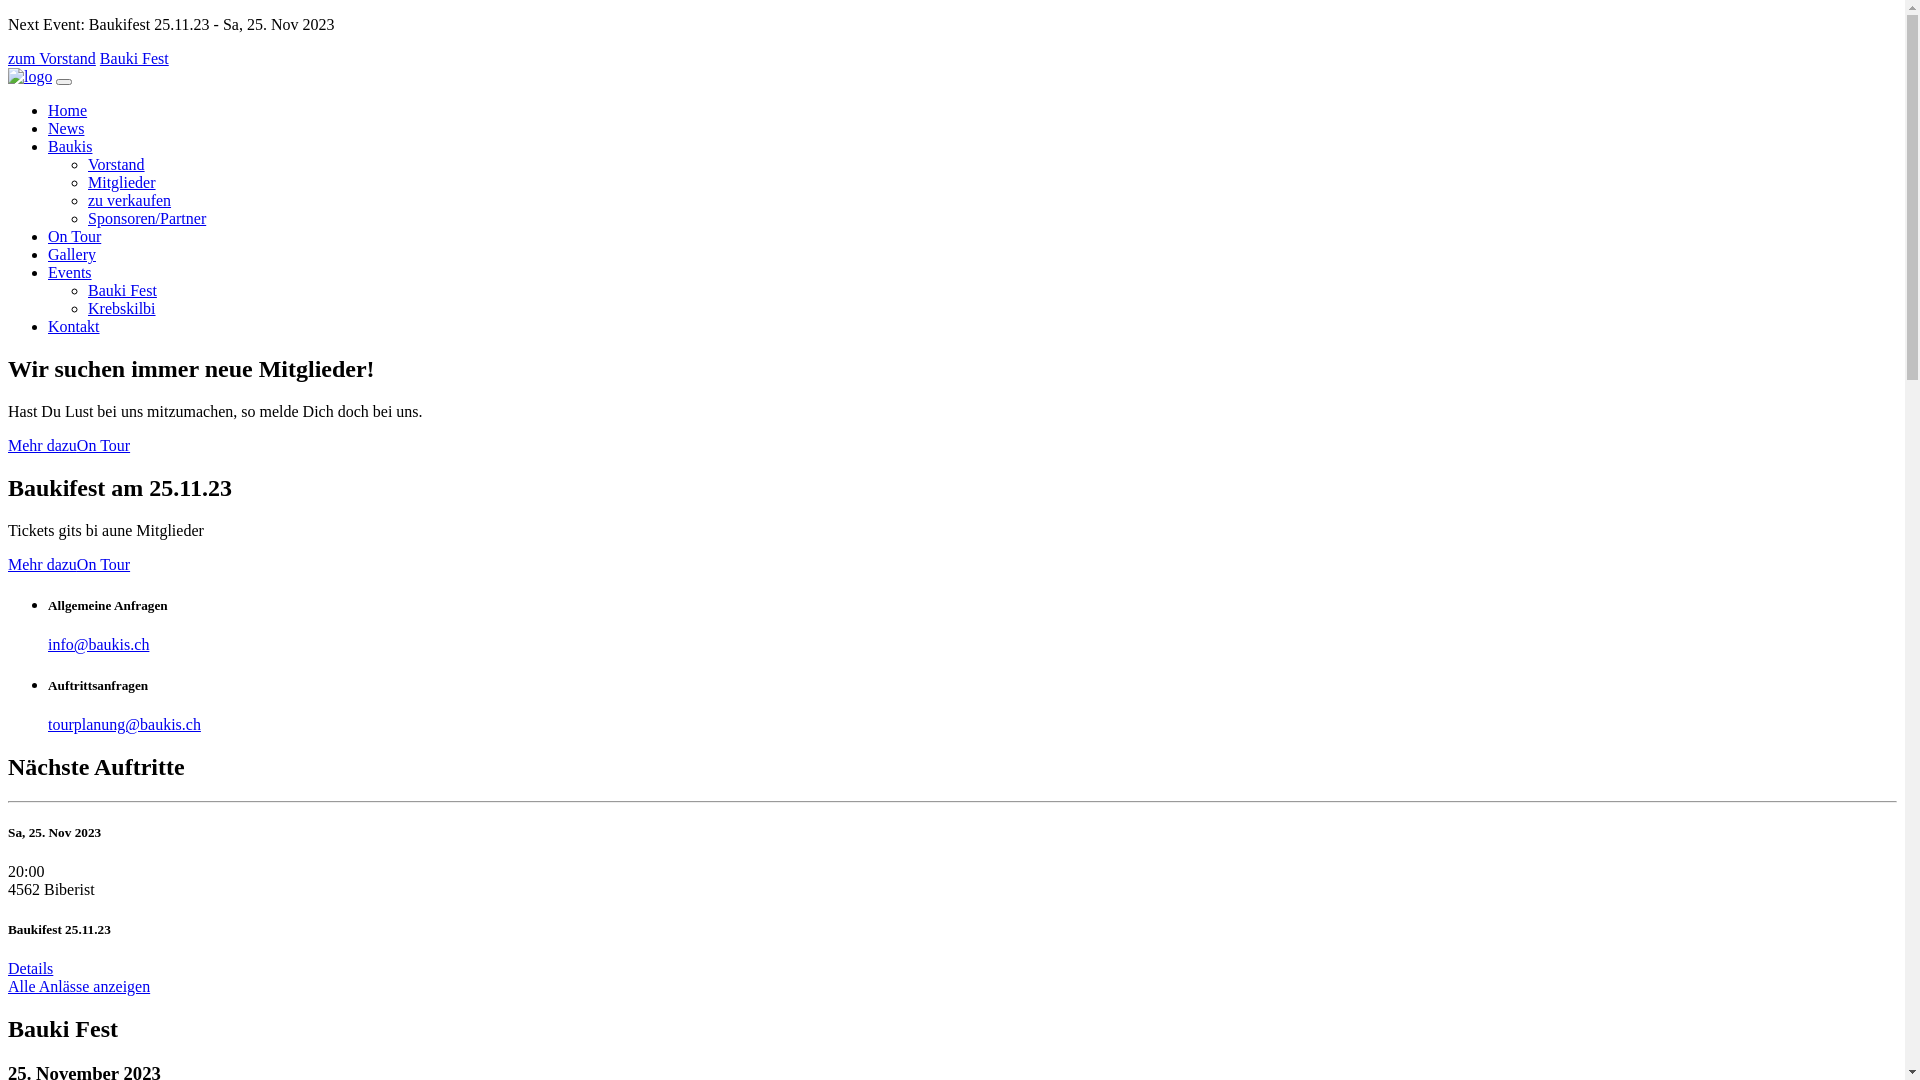 The height and width of the screenshot is (1080, 1920). What do you see at coordinates (133, 57) in the screenshot?
I see `'Bauki Fest'` at bounding box center [133, 57].